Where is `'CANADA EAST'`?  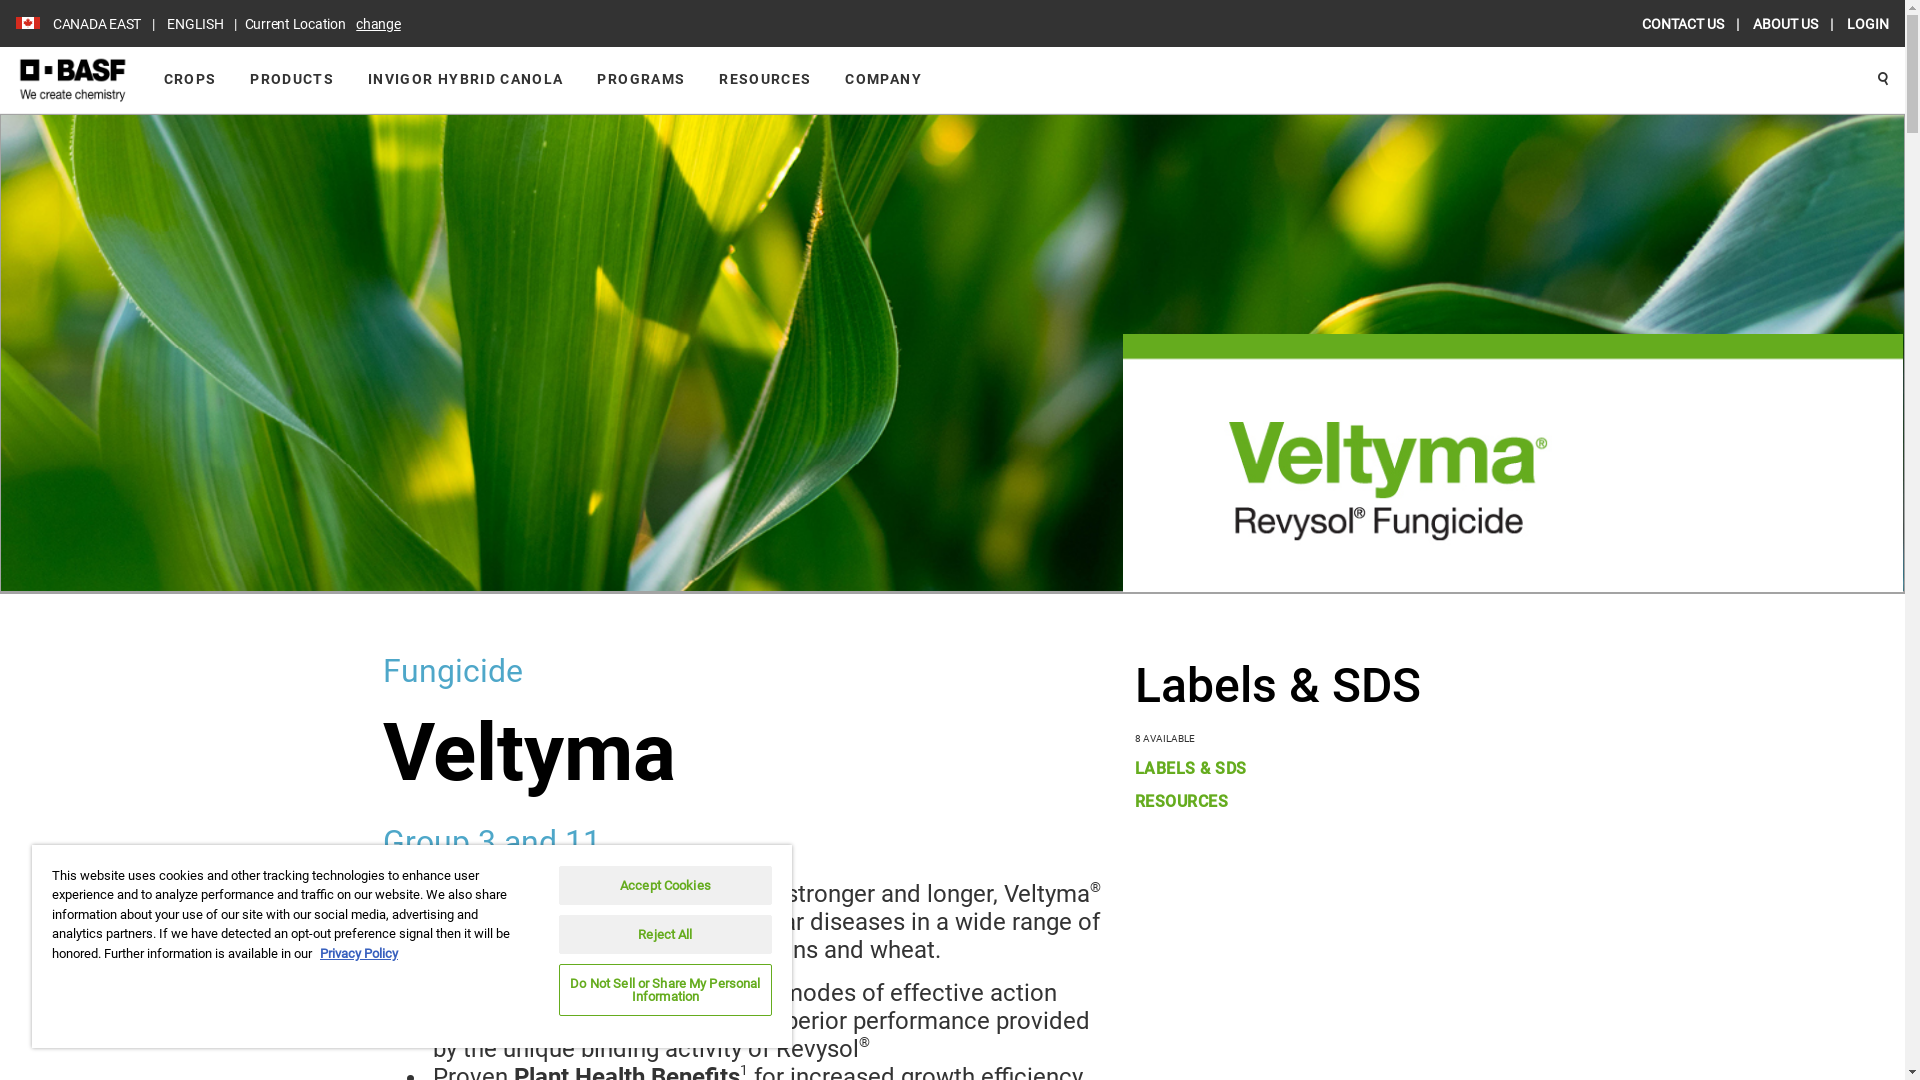
'CANADA EAST' is located at coordinates (95, 23).